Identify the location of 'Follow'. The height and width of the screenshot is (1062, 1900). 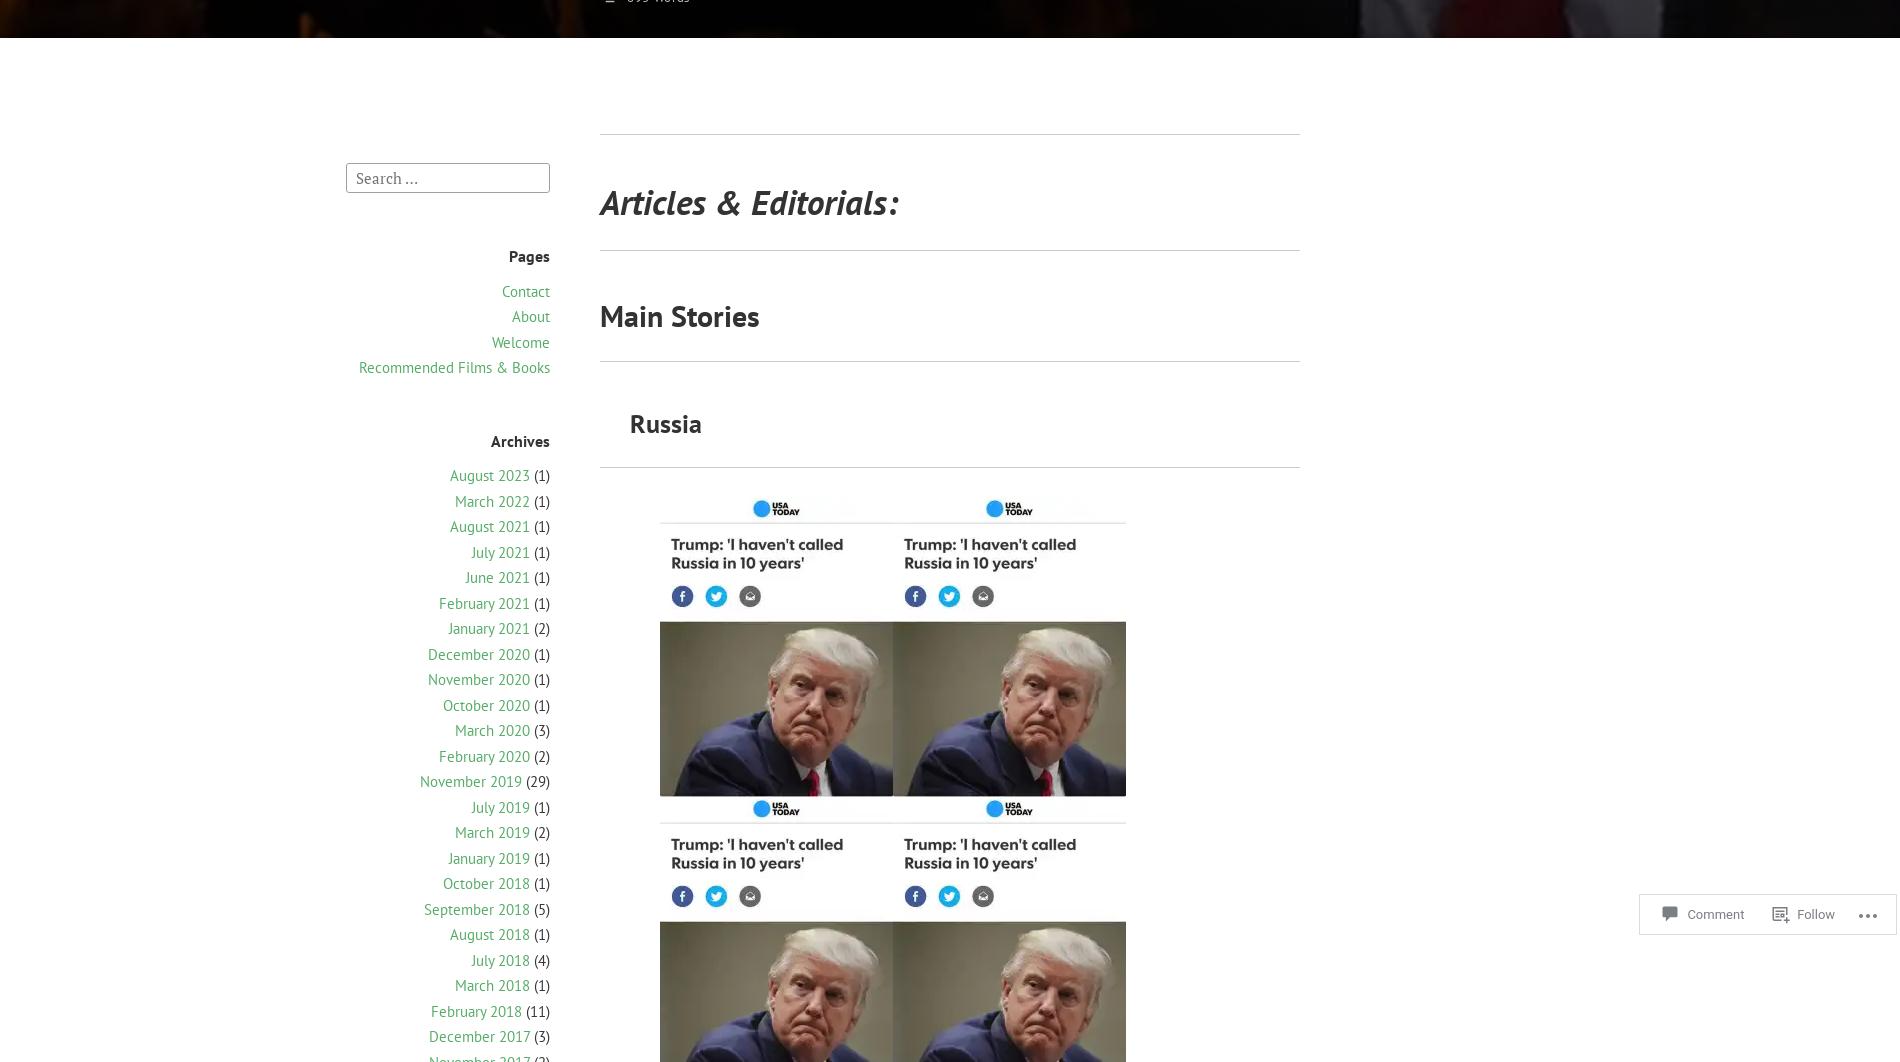
(1797, 909).